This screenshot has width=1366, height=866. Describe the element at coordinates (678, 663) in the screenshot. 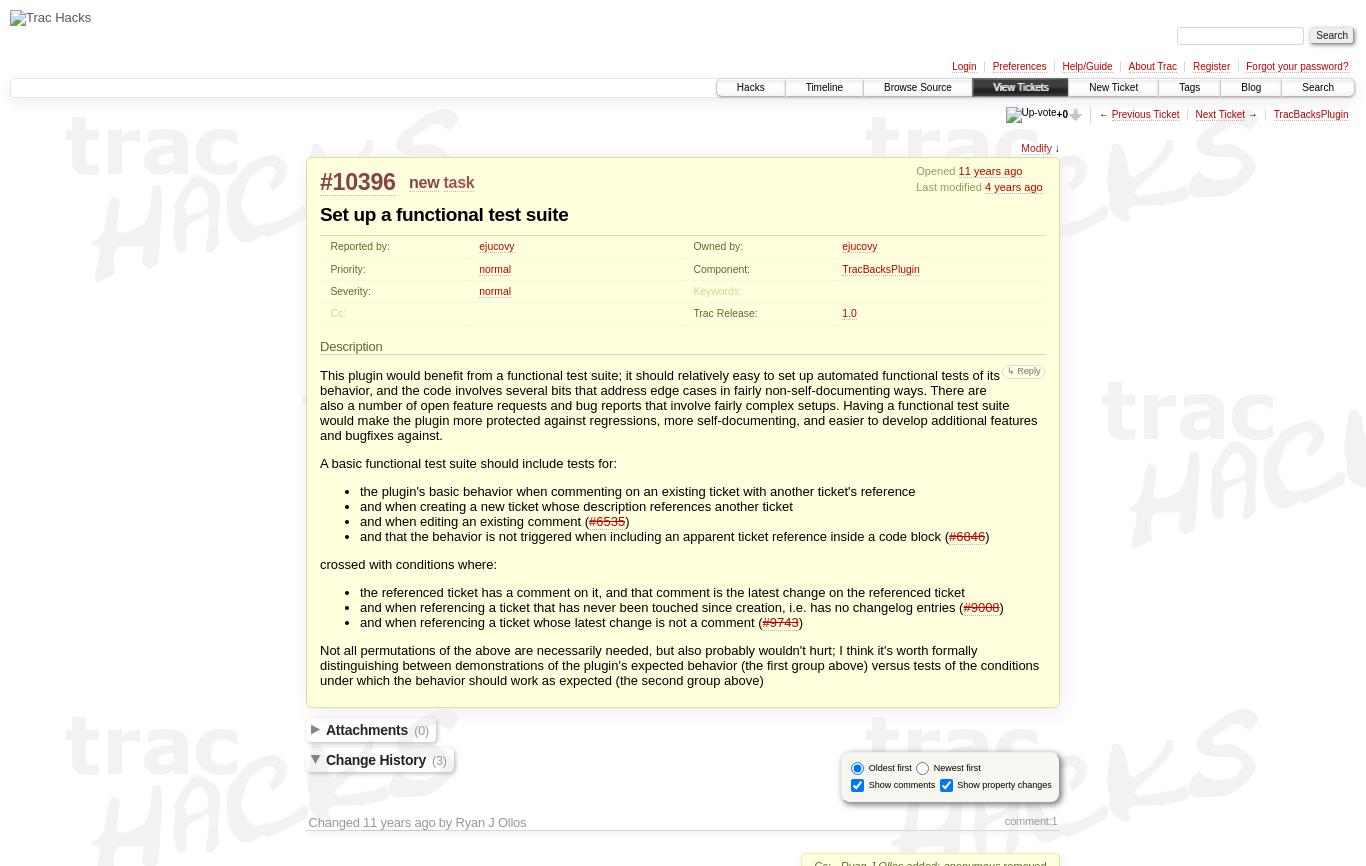

I see `'Not all permutations of the above are necessarily needed, but also probably wouldn't hurt; I think it's worth formally distinguishing between demonstrations of the plugin's expected behavior (the first group above) versus tests of the conditions under which the behavior should work as expected (the second group above)'` at that location.